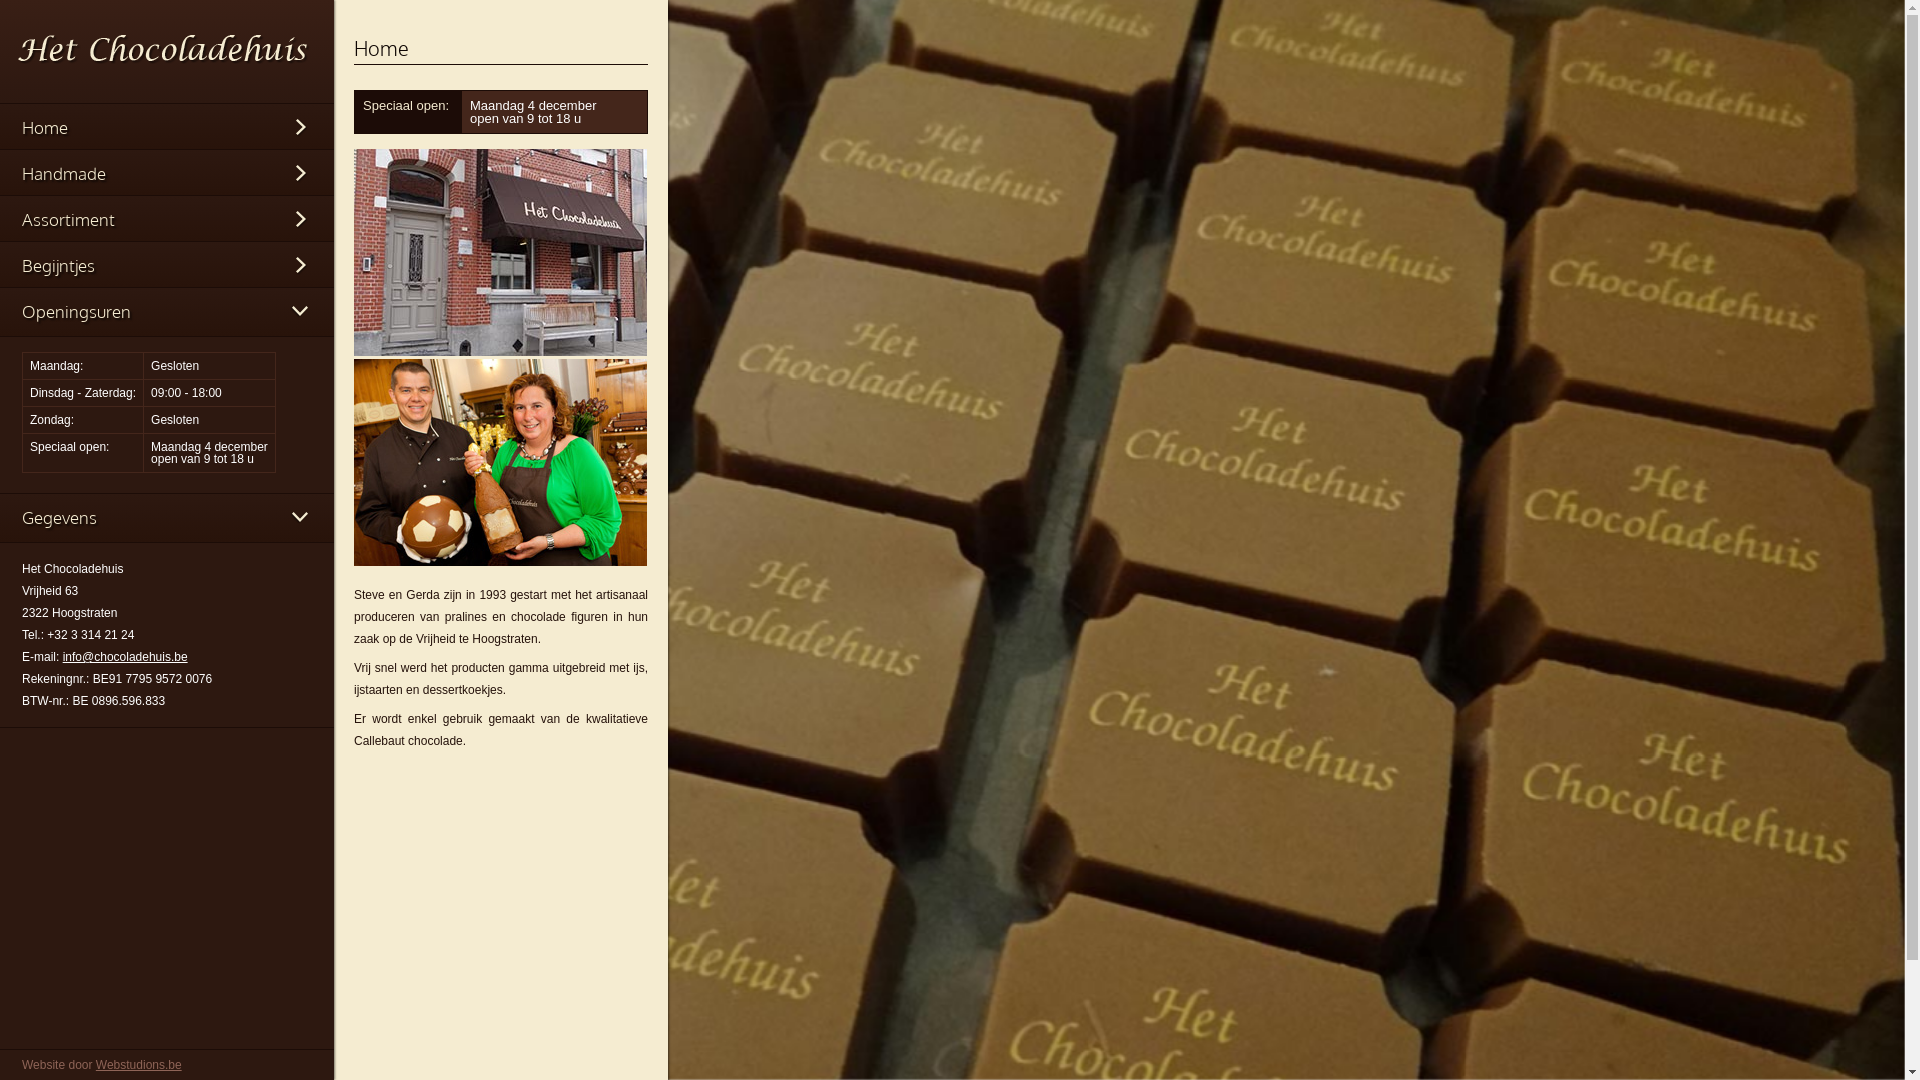 This screenshot has height=1080, width=1920. Describe the element at coordinates (167, 265) in the screenshot. I see `'Begijntjes'` at that location.